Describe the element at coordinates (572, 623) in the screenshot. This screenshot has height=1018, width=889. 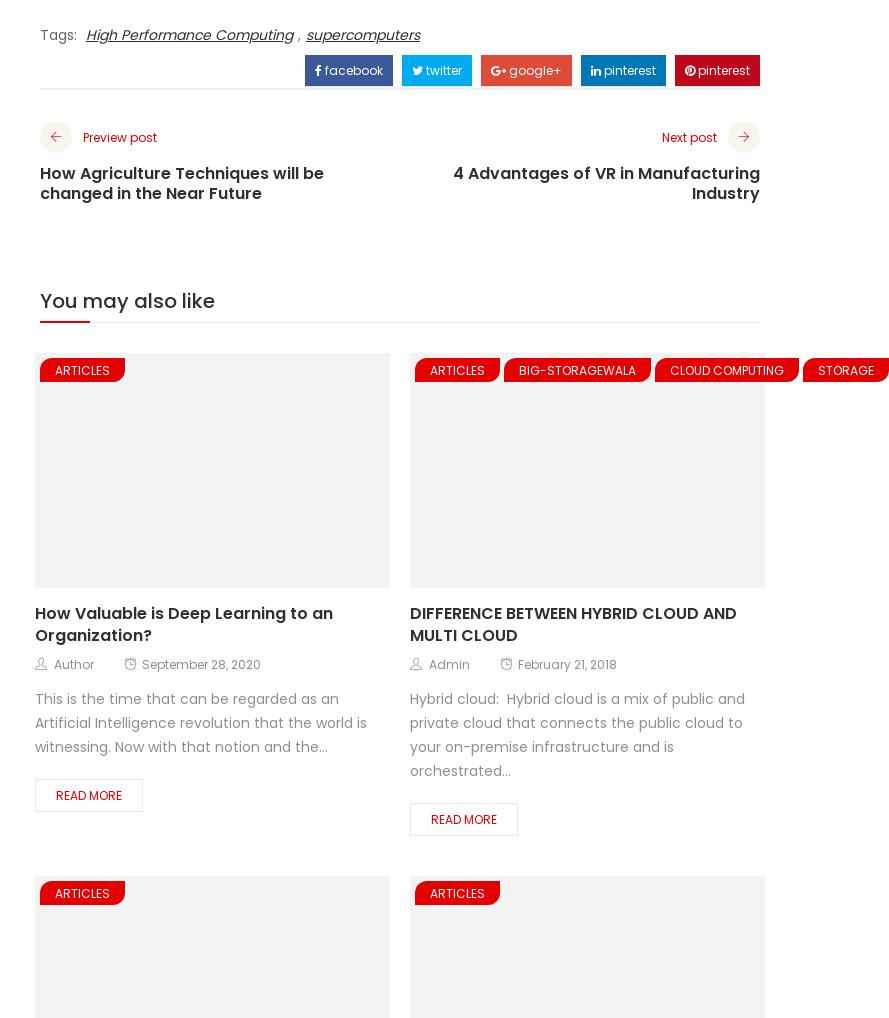
I see `'DIFFERENCE BETWEEN HYBRID CLOUD AND MULTI CLOUD'` at that location.